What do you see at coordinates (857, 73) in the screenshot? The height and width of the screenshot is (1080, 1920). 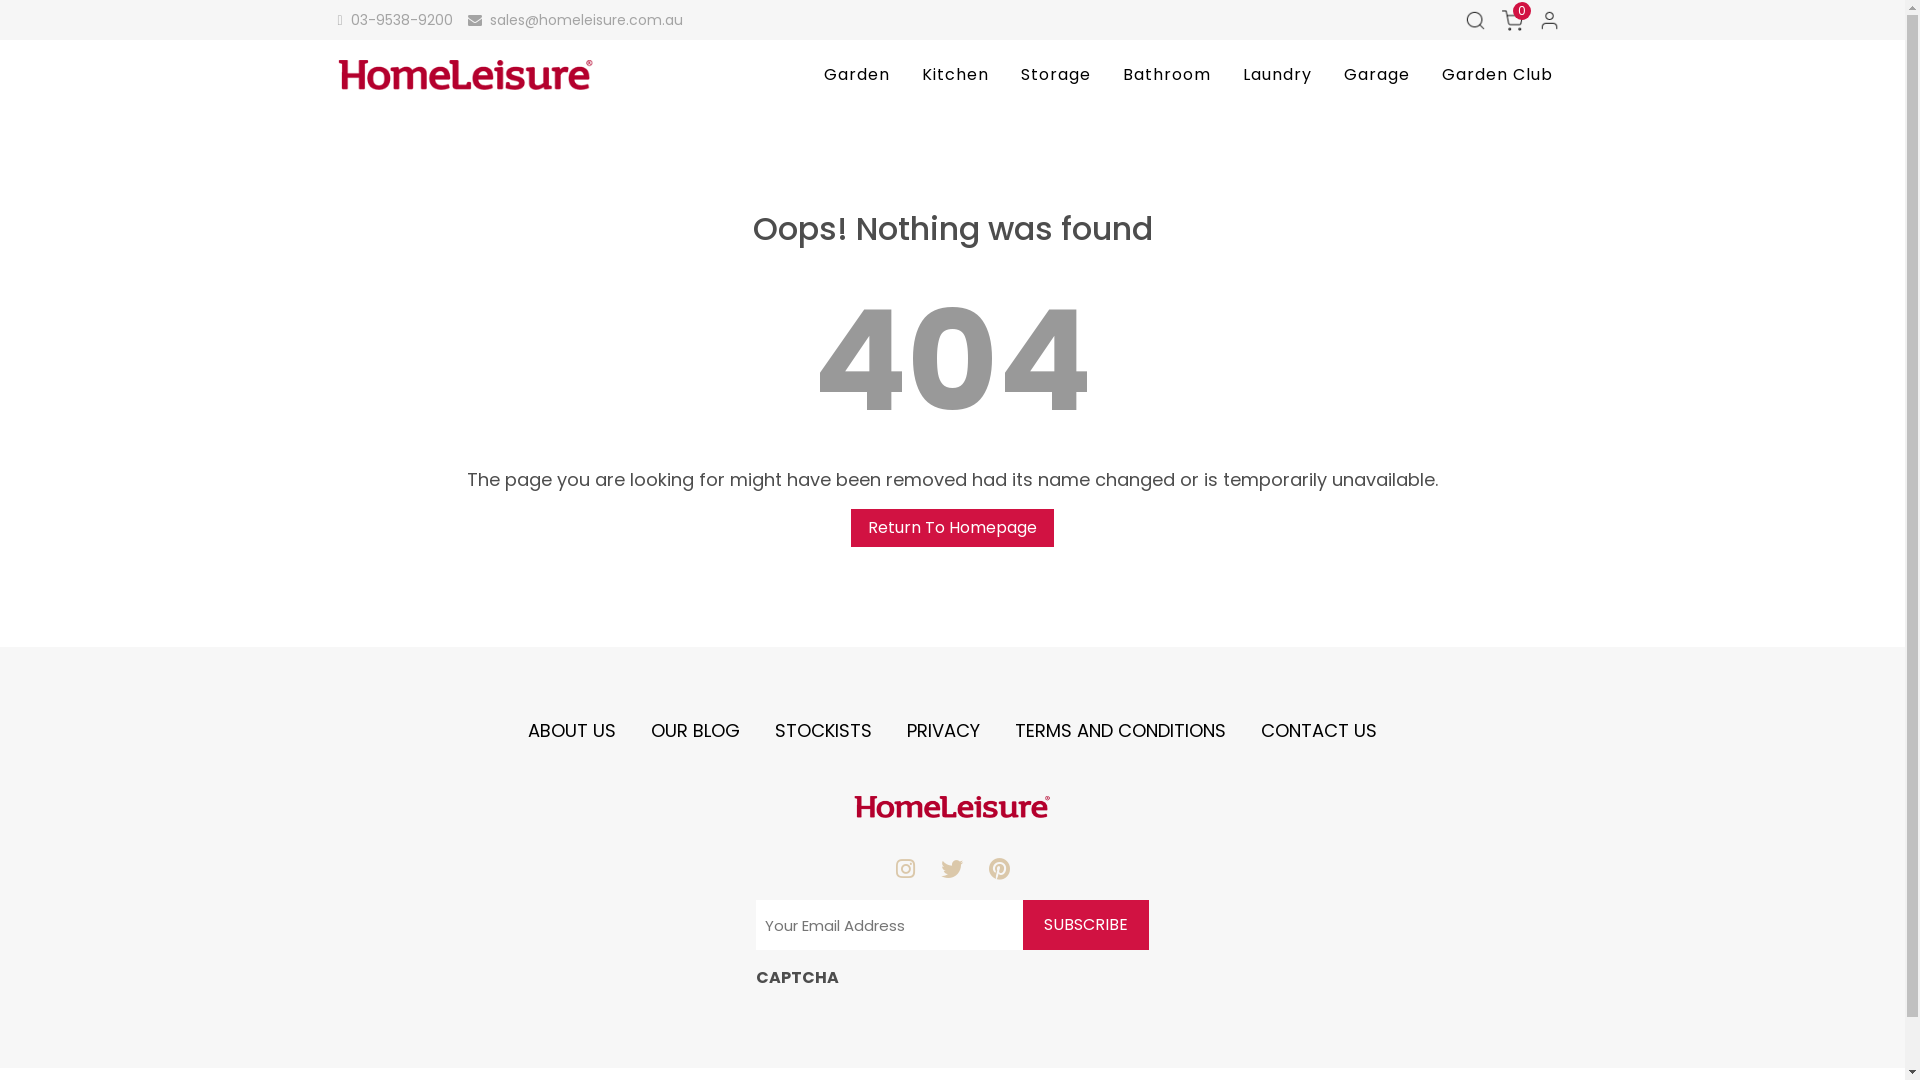 I see `'Garden'` at bounding box center [857, 73].